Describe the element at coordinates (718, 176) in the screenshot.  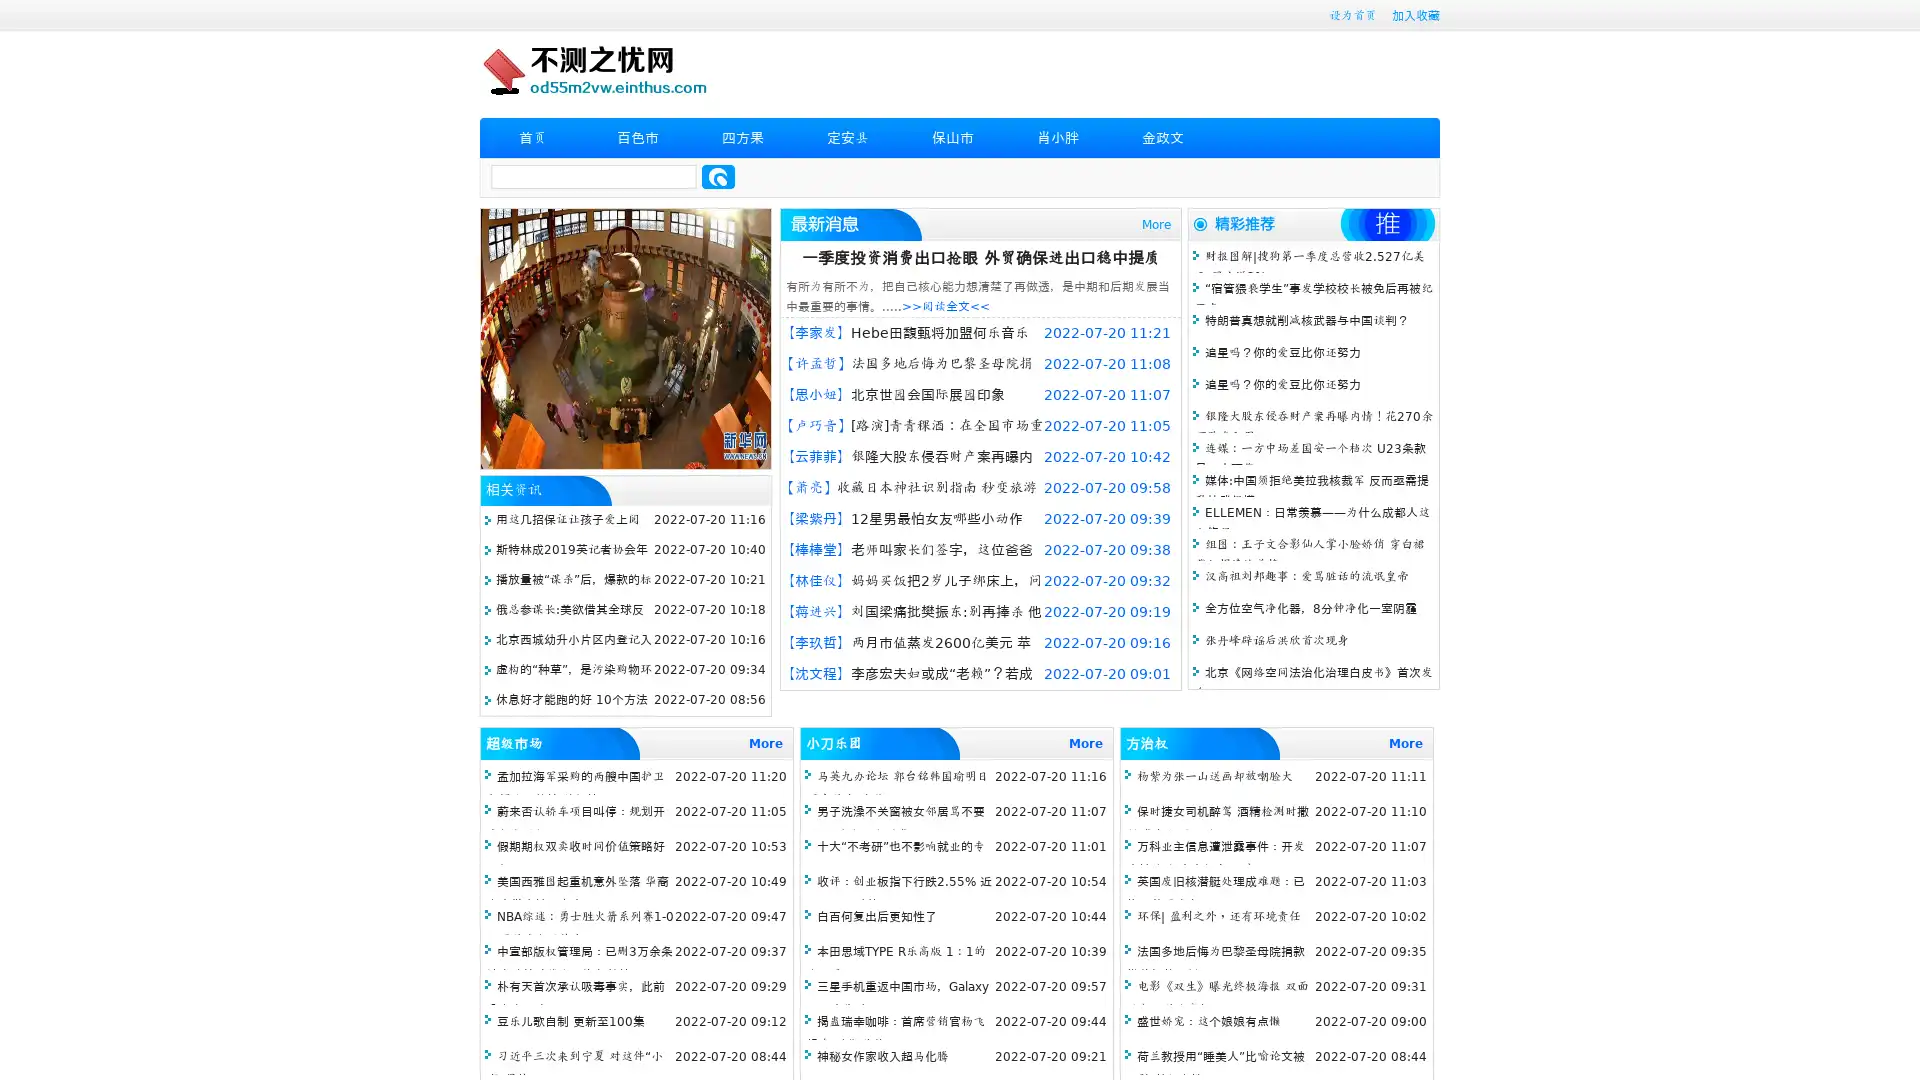
I see `Search` at that location.